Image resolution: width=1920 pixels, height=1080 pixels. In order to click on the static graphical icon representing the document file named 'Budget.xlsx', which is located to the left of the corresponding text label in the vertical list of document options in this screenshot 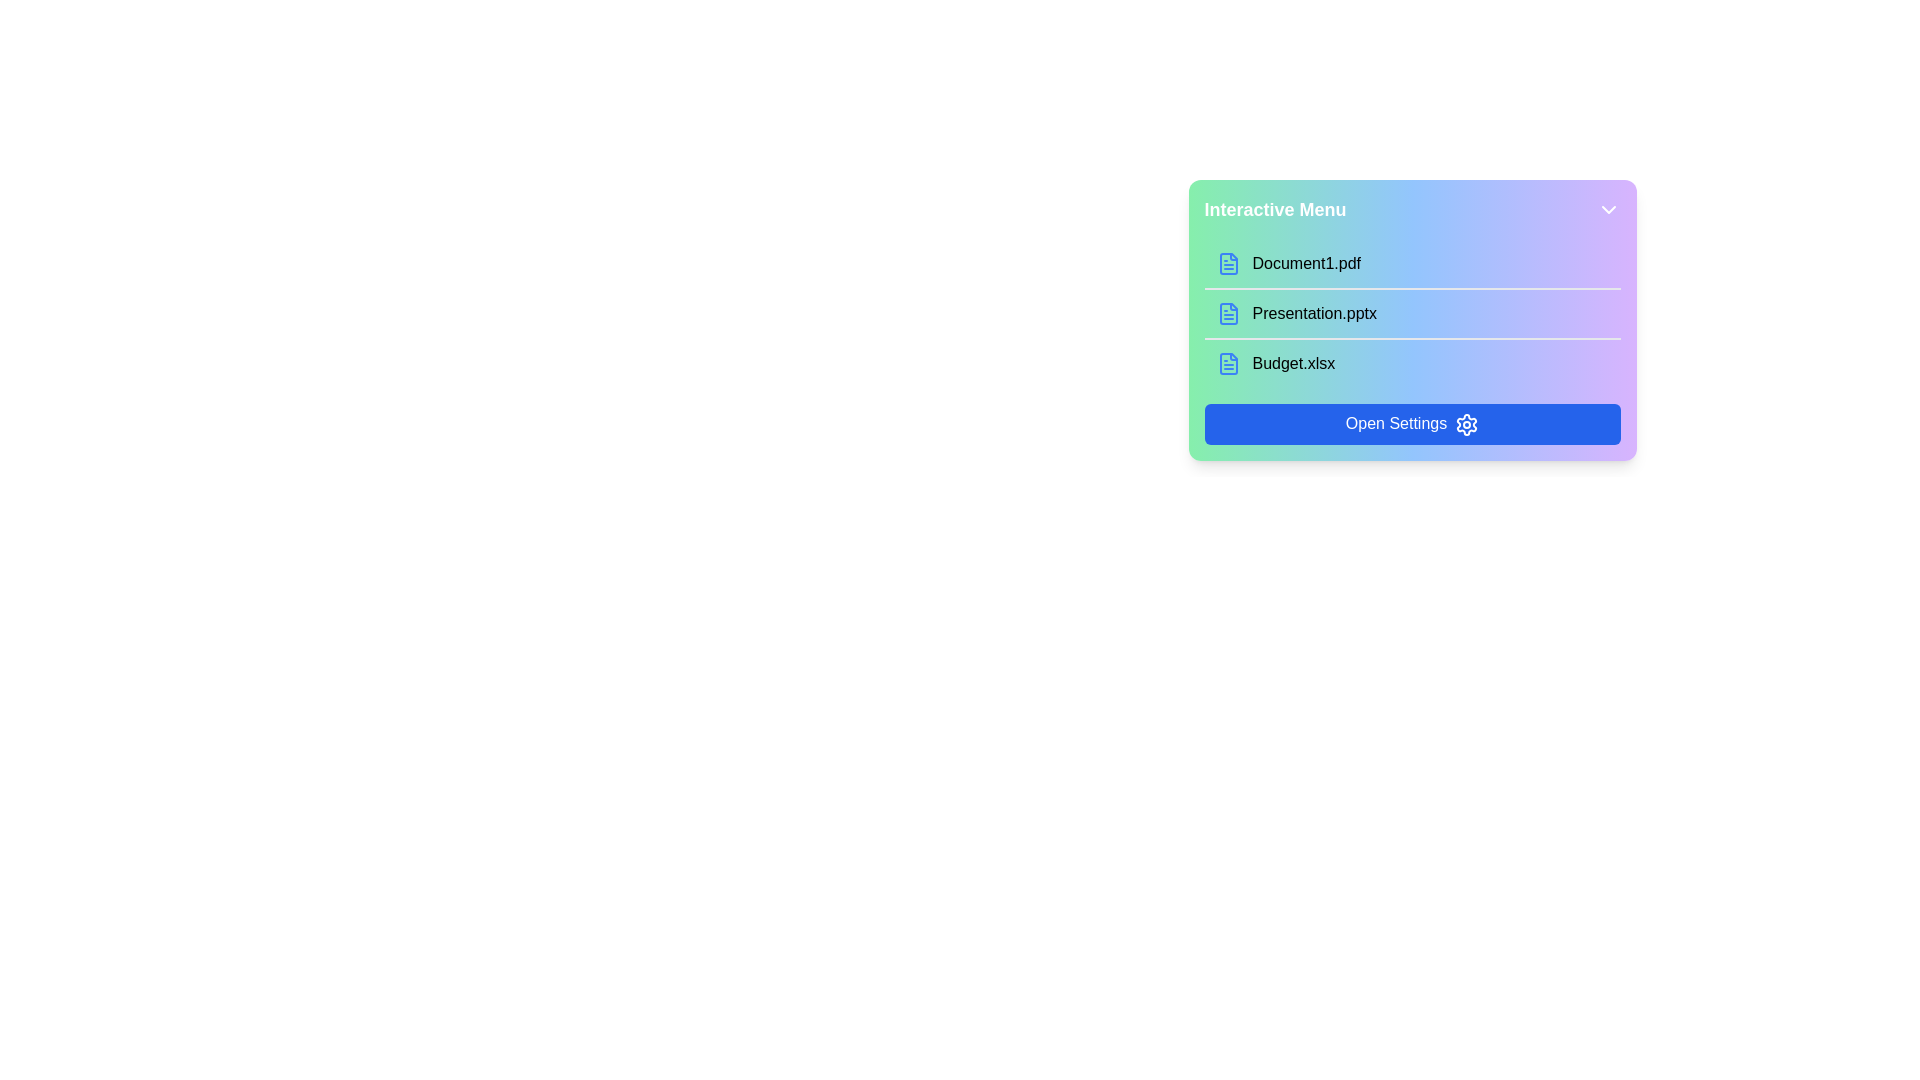, I will do `click(1227, 363)`.